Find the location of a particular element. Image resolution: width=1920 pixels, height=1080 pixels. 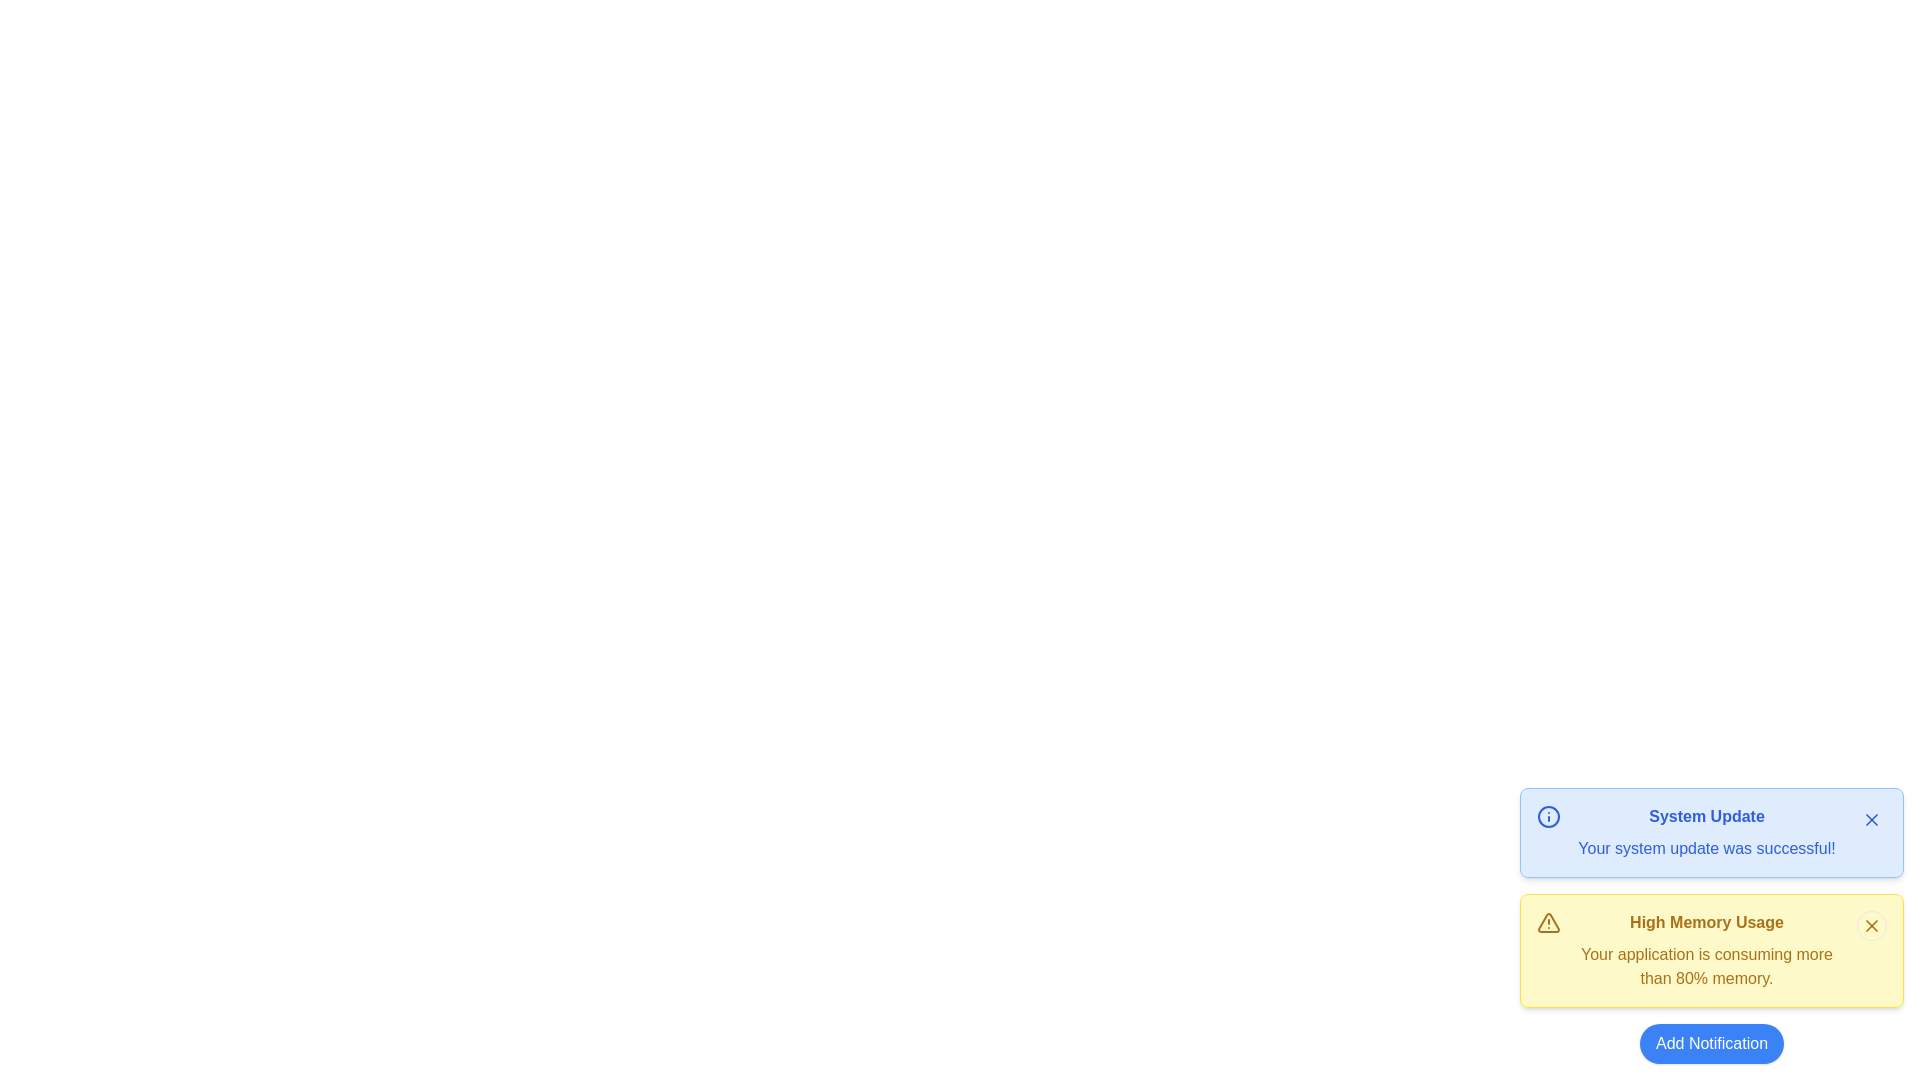

the title and main message area of the notification card that informs the user about the success of a system update, located at the center of the blue notification card is located at coordinates (1706, 833).